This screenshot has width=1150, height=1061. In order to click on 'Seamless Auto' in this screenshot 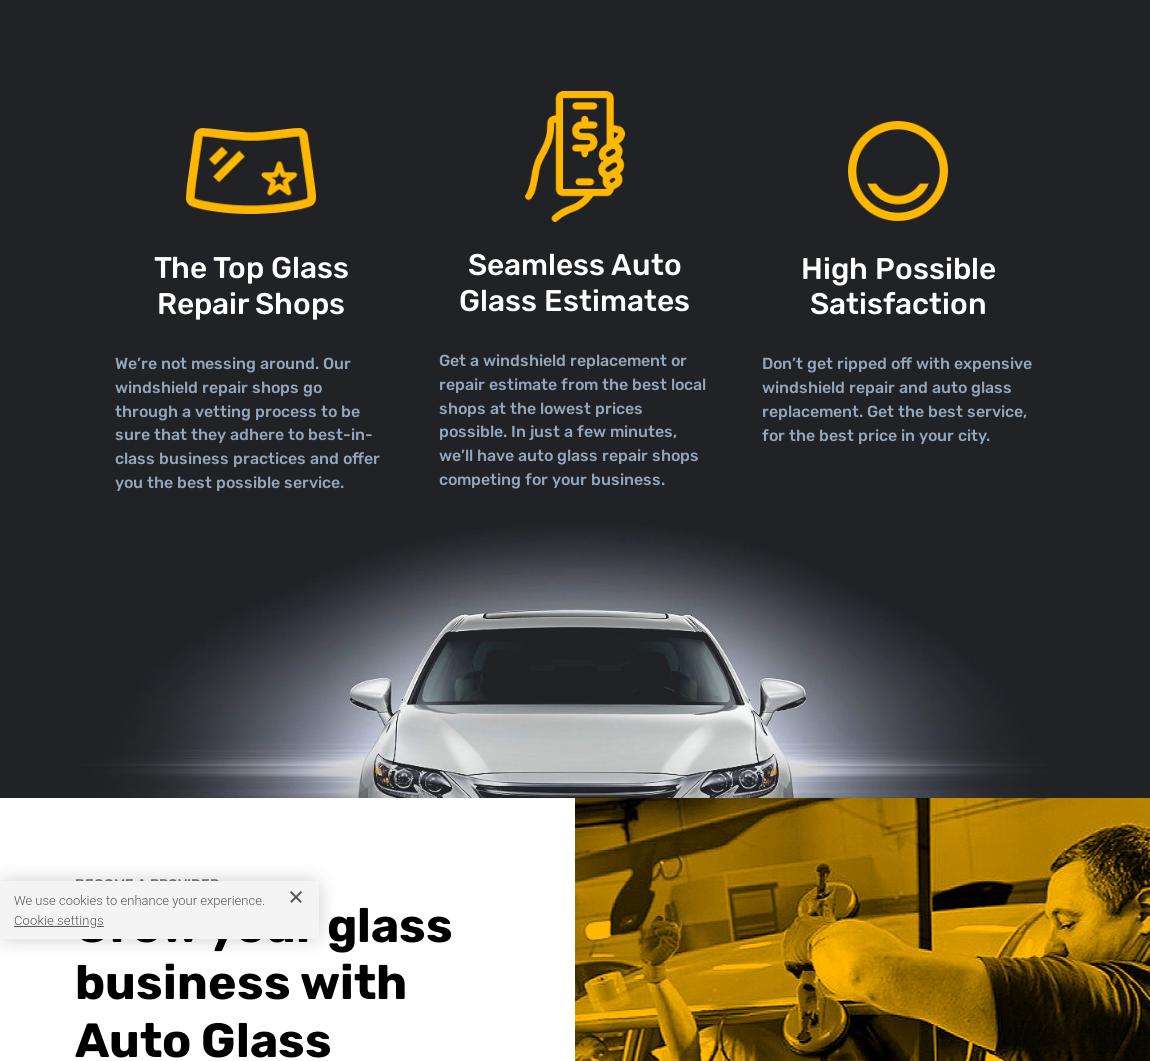, I will do `click(573, 263)`.